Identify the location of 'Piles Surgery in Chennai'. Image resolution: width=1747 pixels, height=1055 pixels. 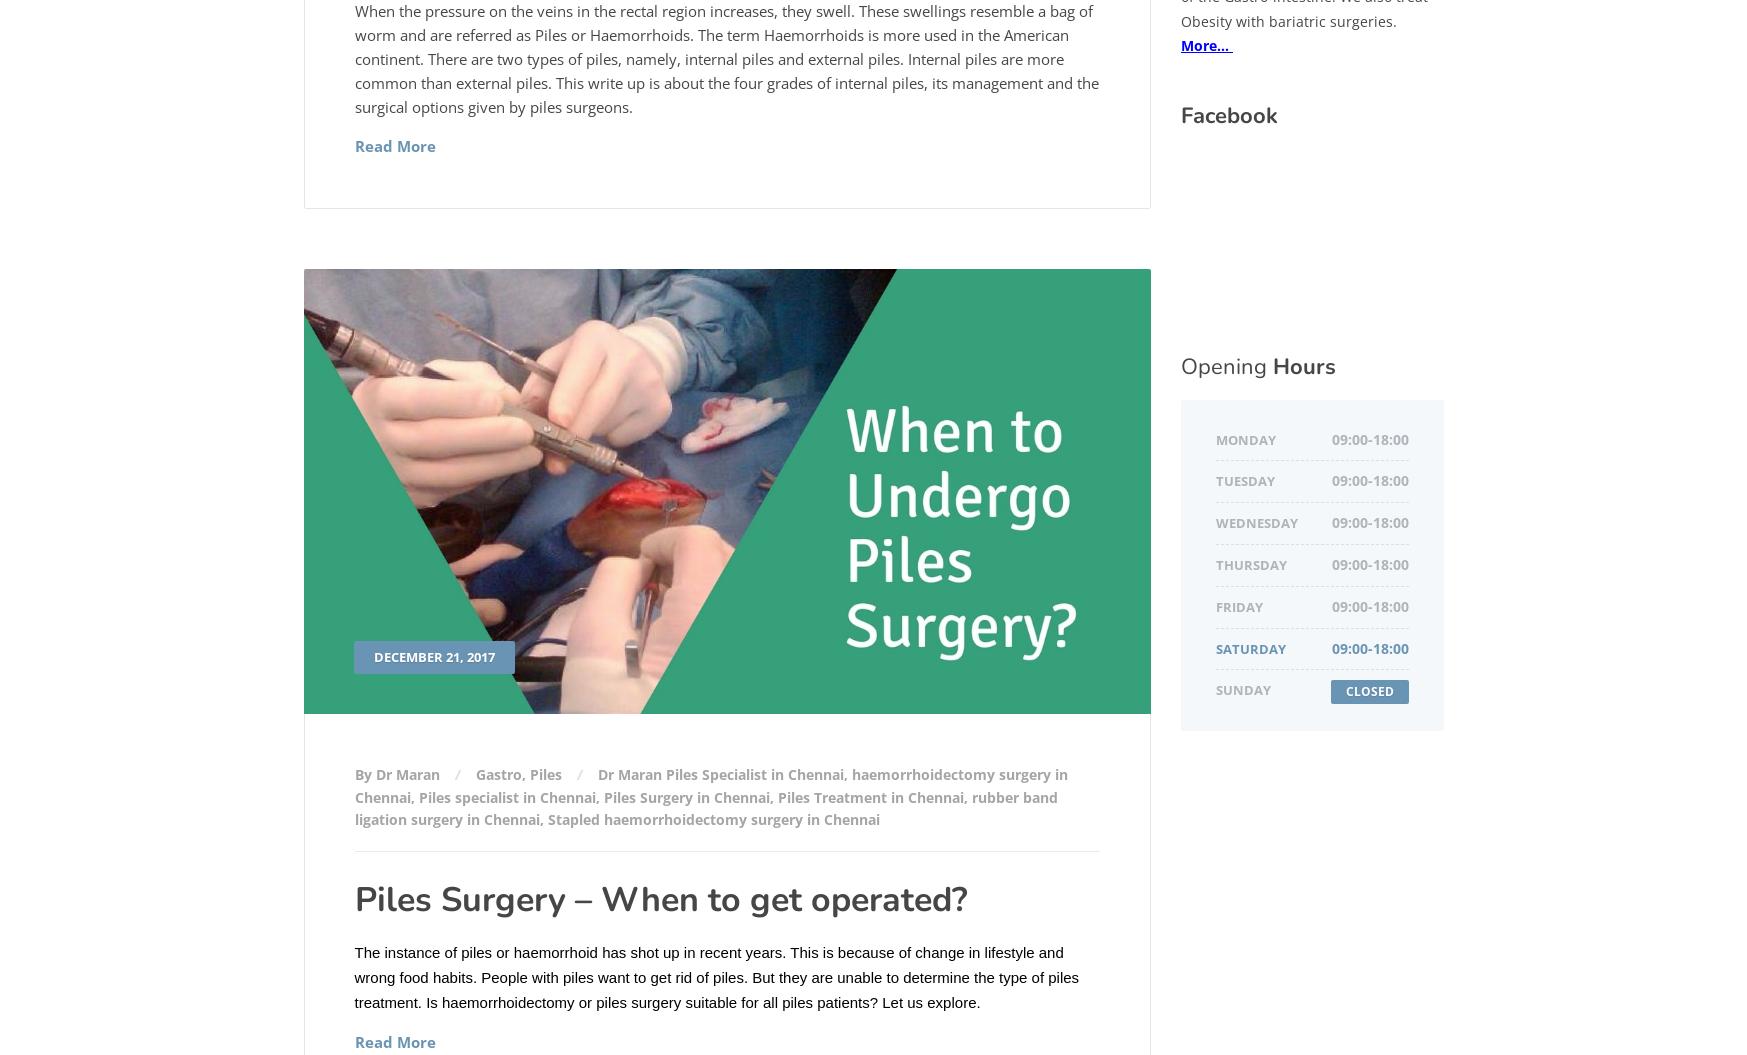
(685, 795).